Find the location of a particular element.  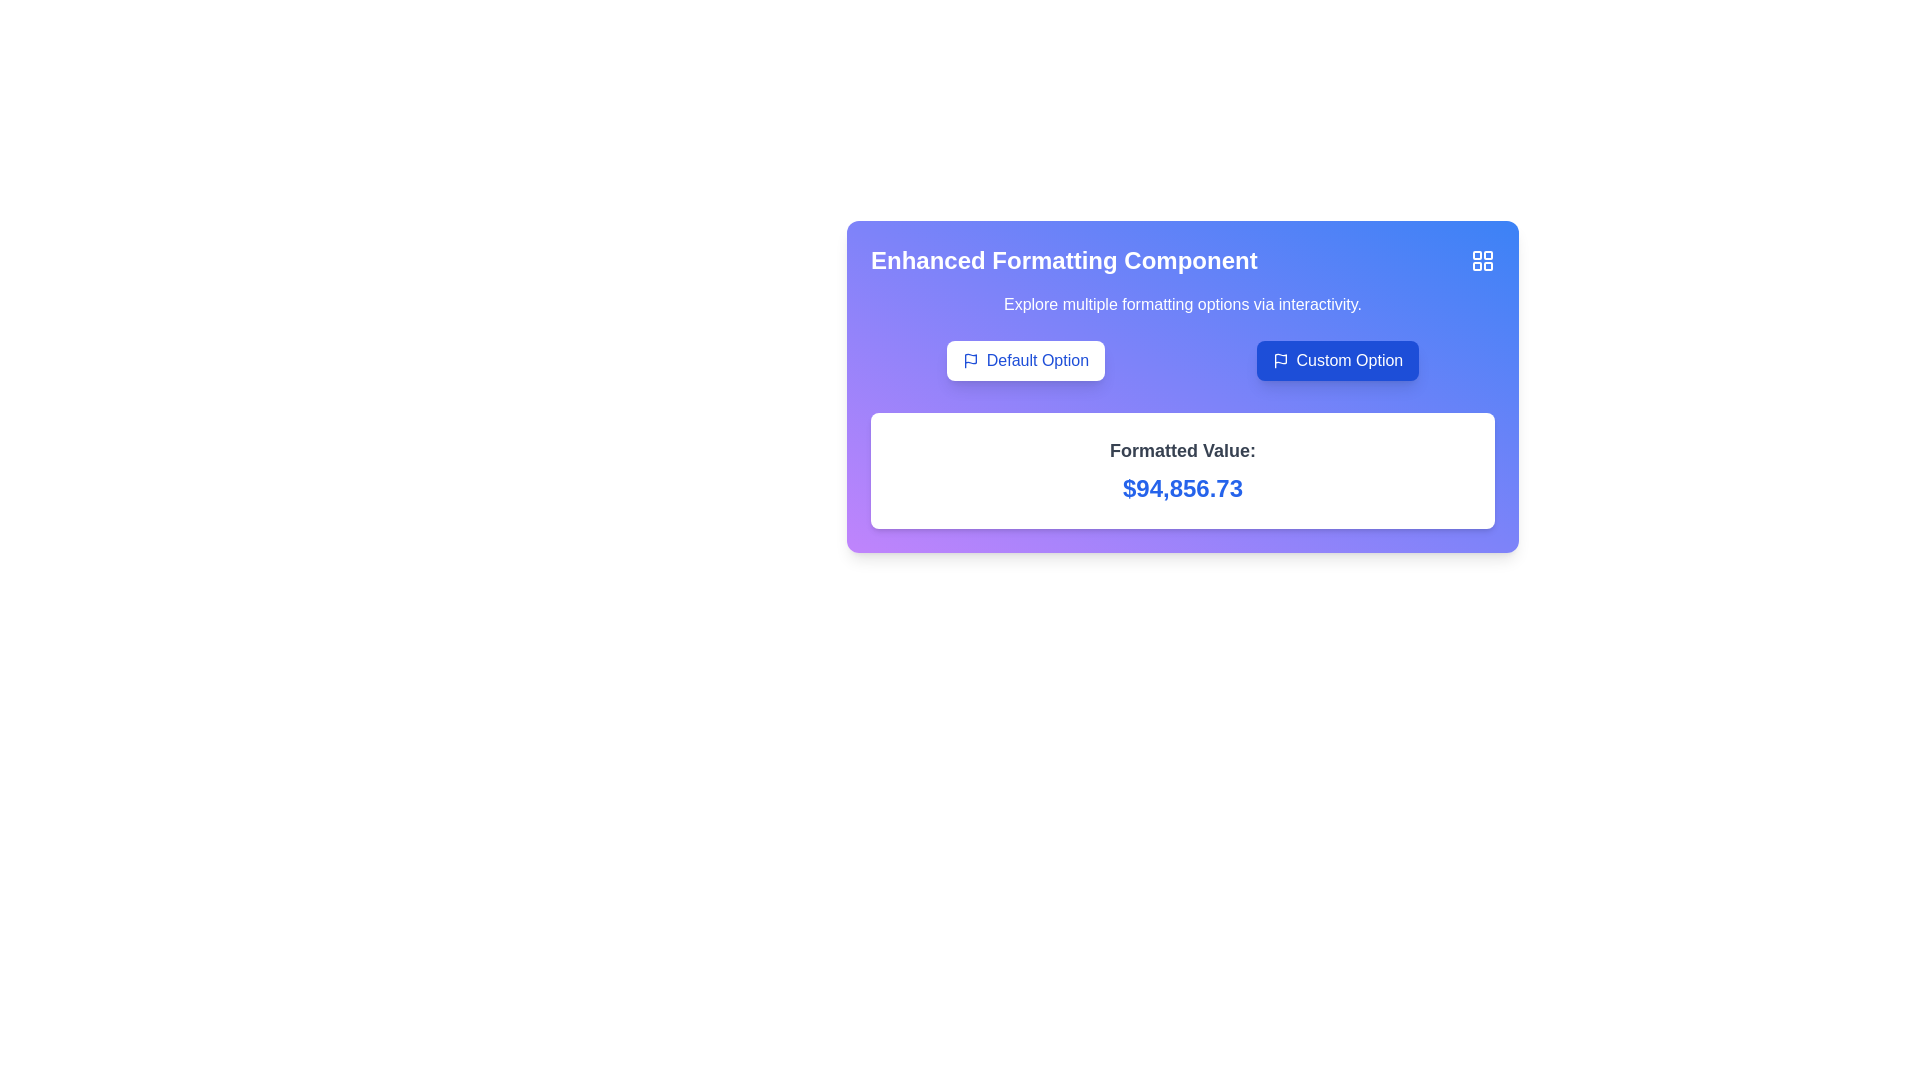

the text label 'Custom Option' within the button is located at coordinates (1349, 361).